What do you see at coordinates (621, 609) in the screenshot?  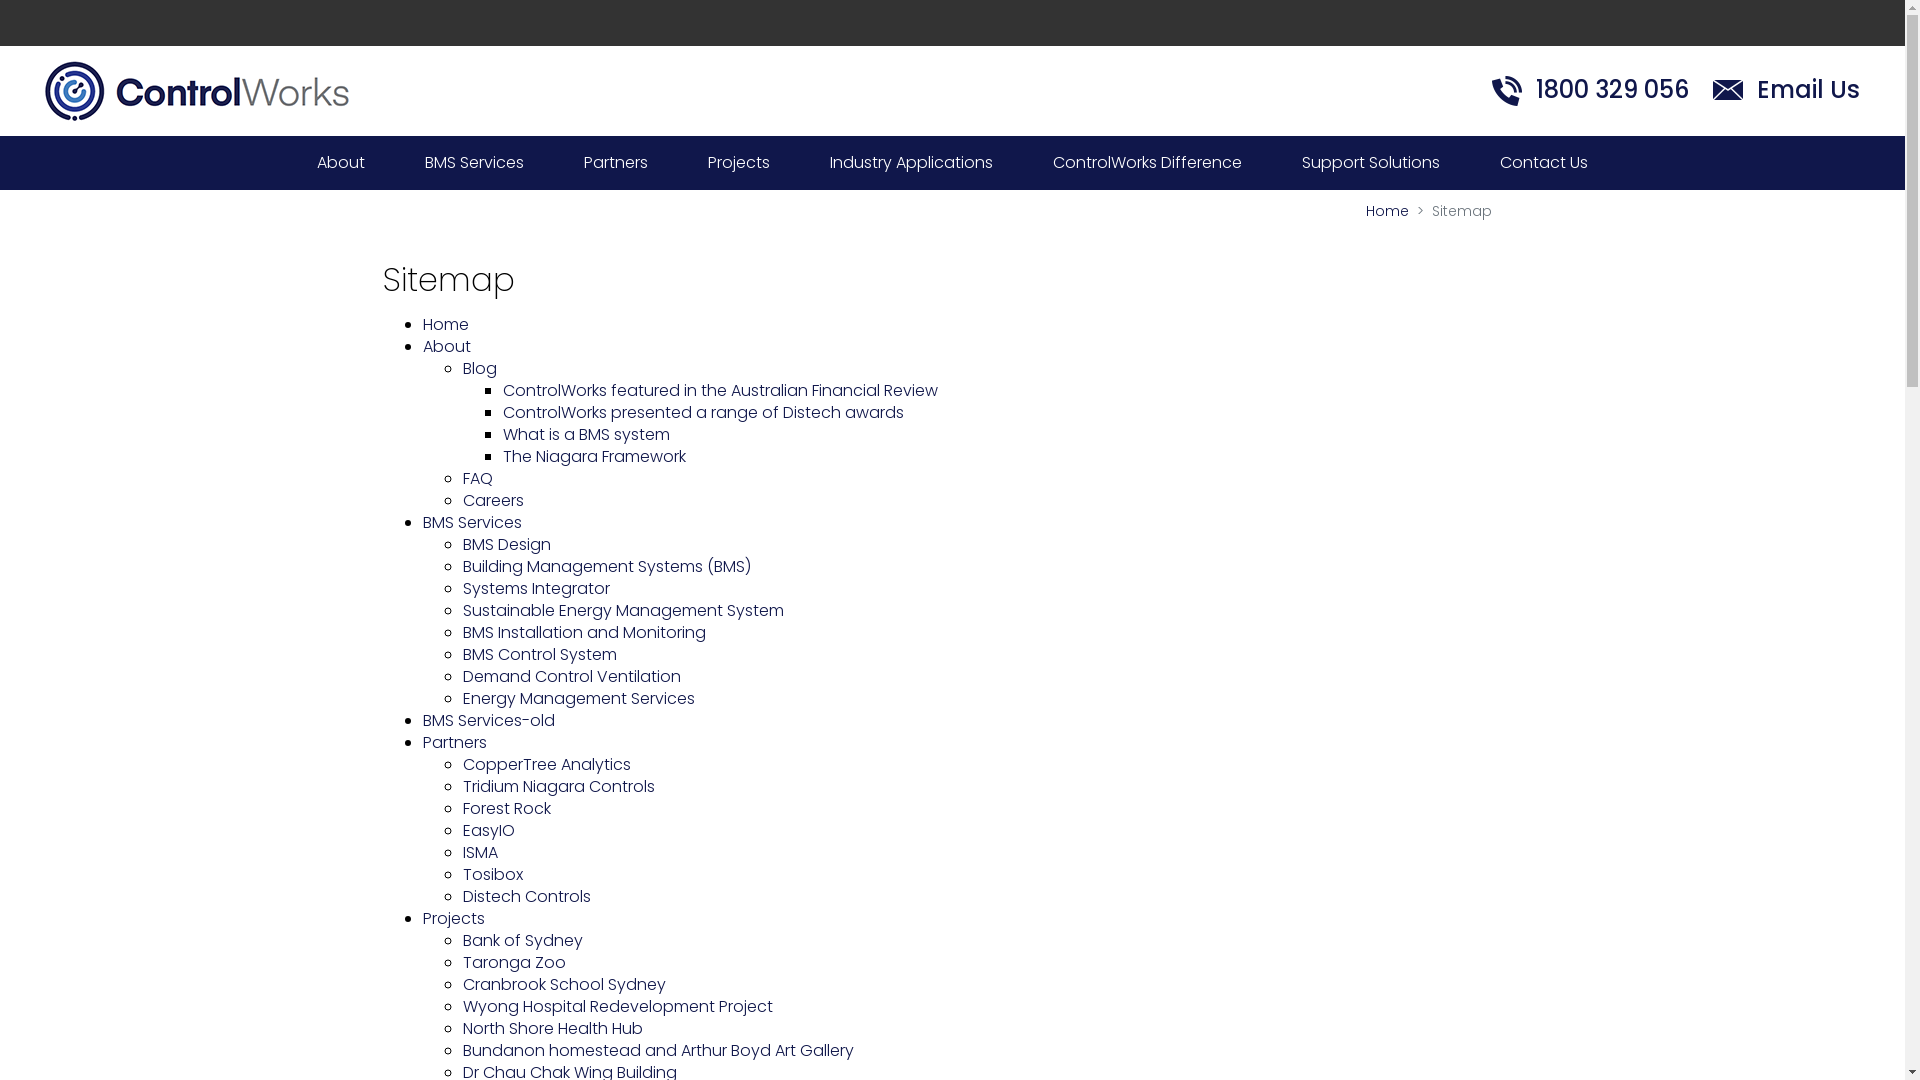 I see `'Sustainable Energy Management System'` at bounding box center [621, 609].